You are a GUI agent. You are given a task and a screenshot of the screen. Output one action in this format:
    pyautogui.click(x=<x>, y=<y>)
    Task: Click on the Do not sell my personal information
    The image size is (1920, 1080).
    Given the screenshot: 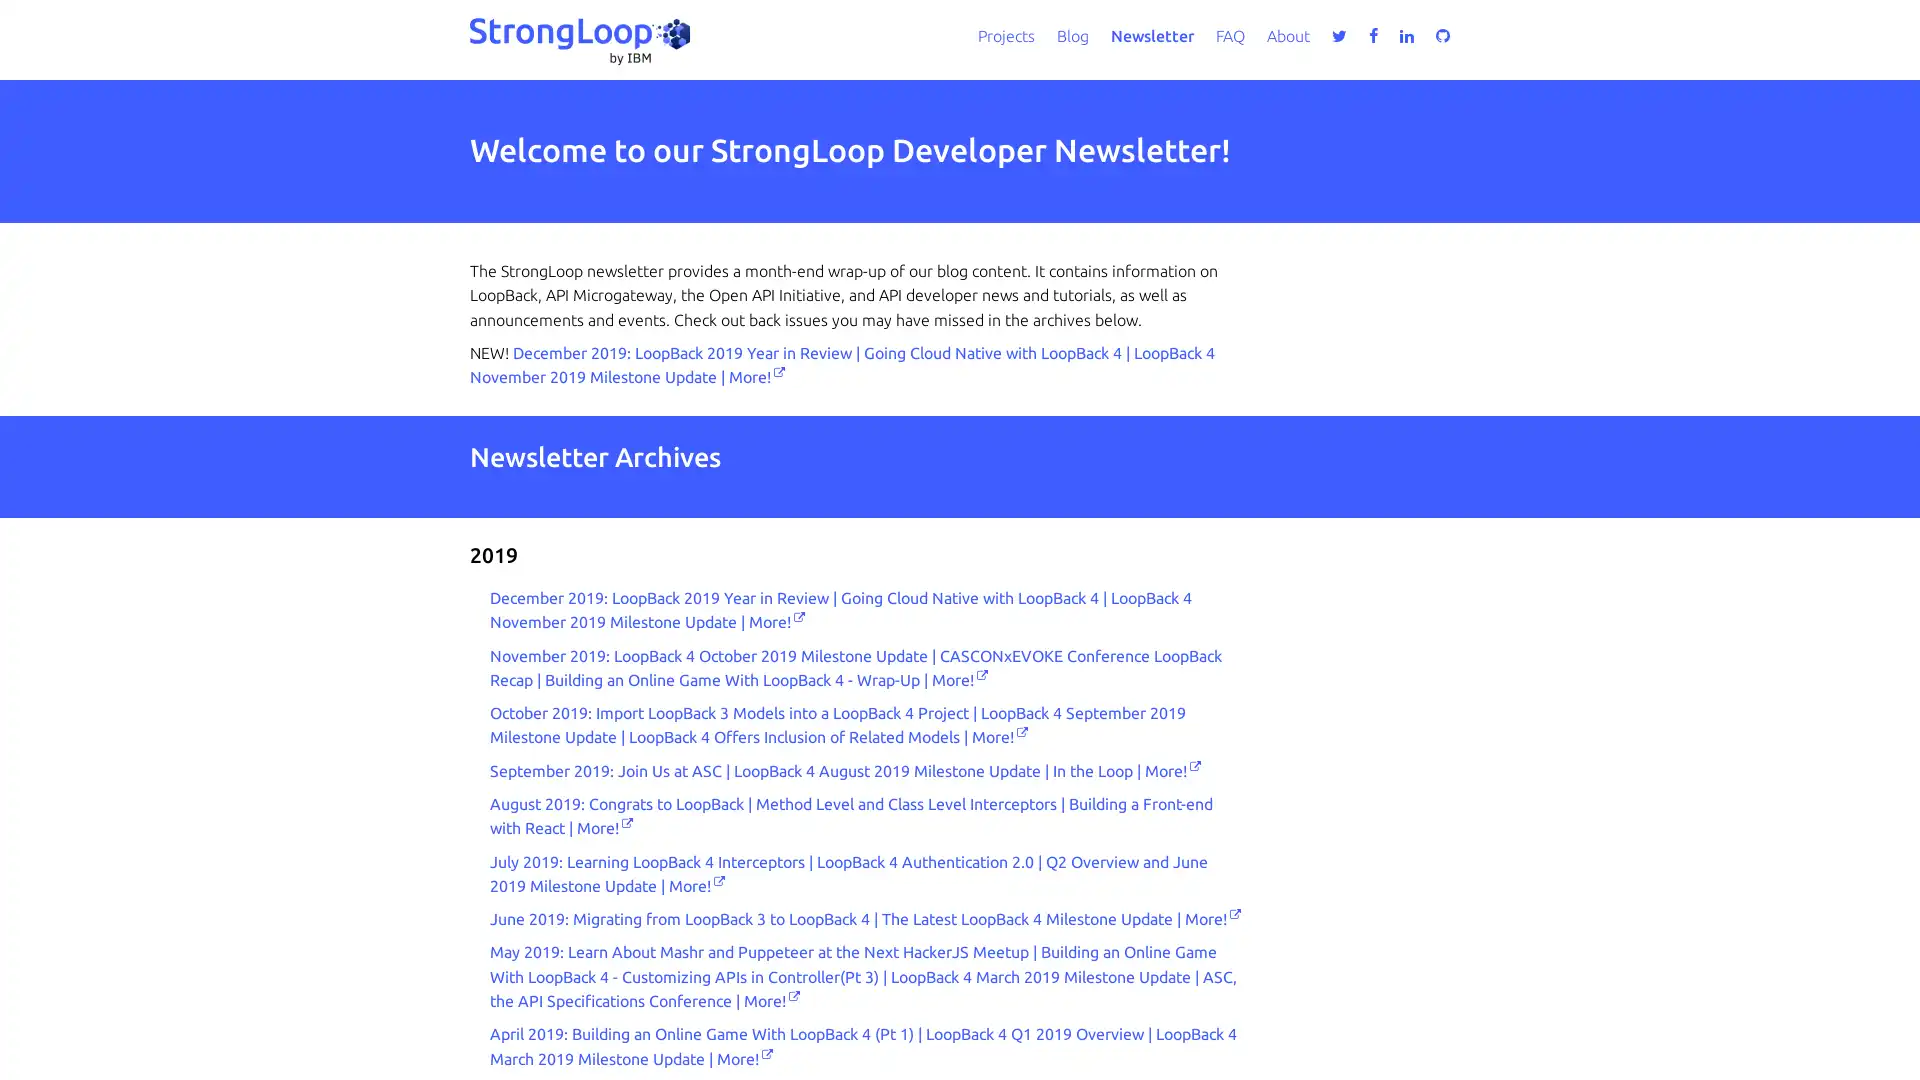 What is the action you would take?
    pyautogui.click(x=1758, y=1014)
    